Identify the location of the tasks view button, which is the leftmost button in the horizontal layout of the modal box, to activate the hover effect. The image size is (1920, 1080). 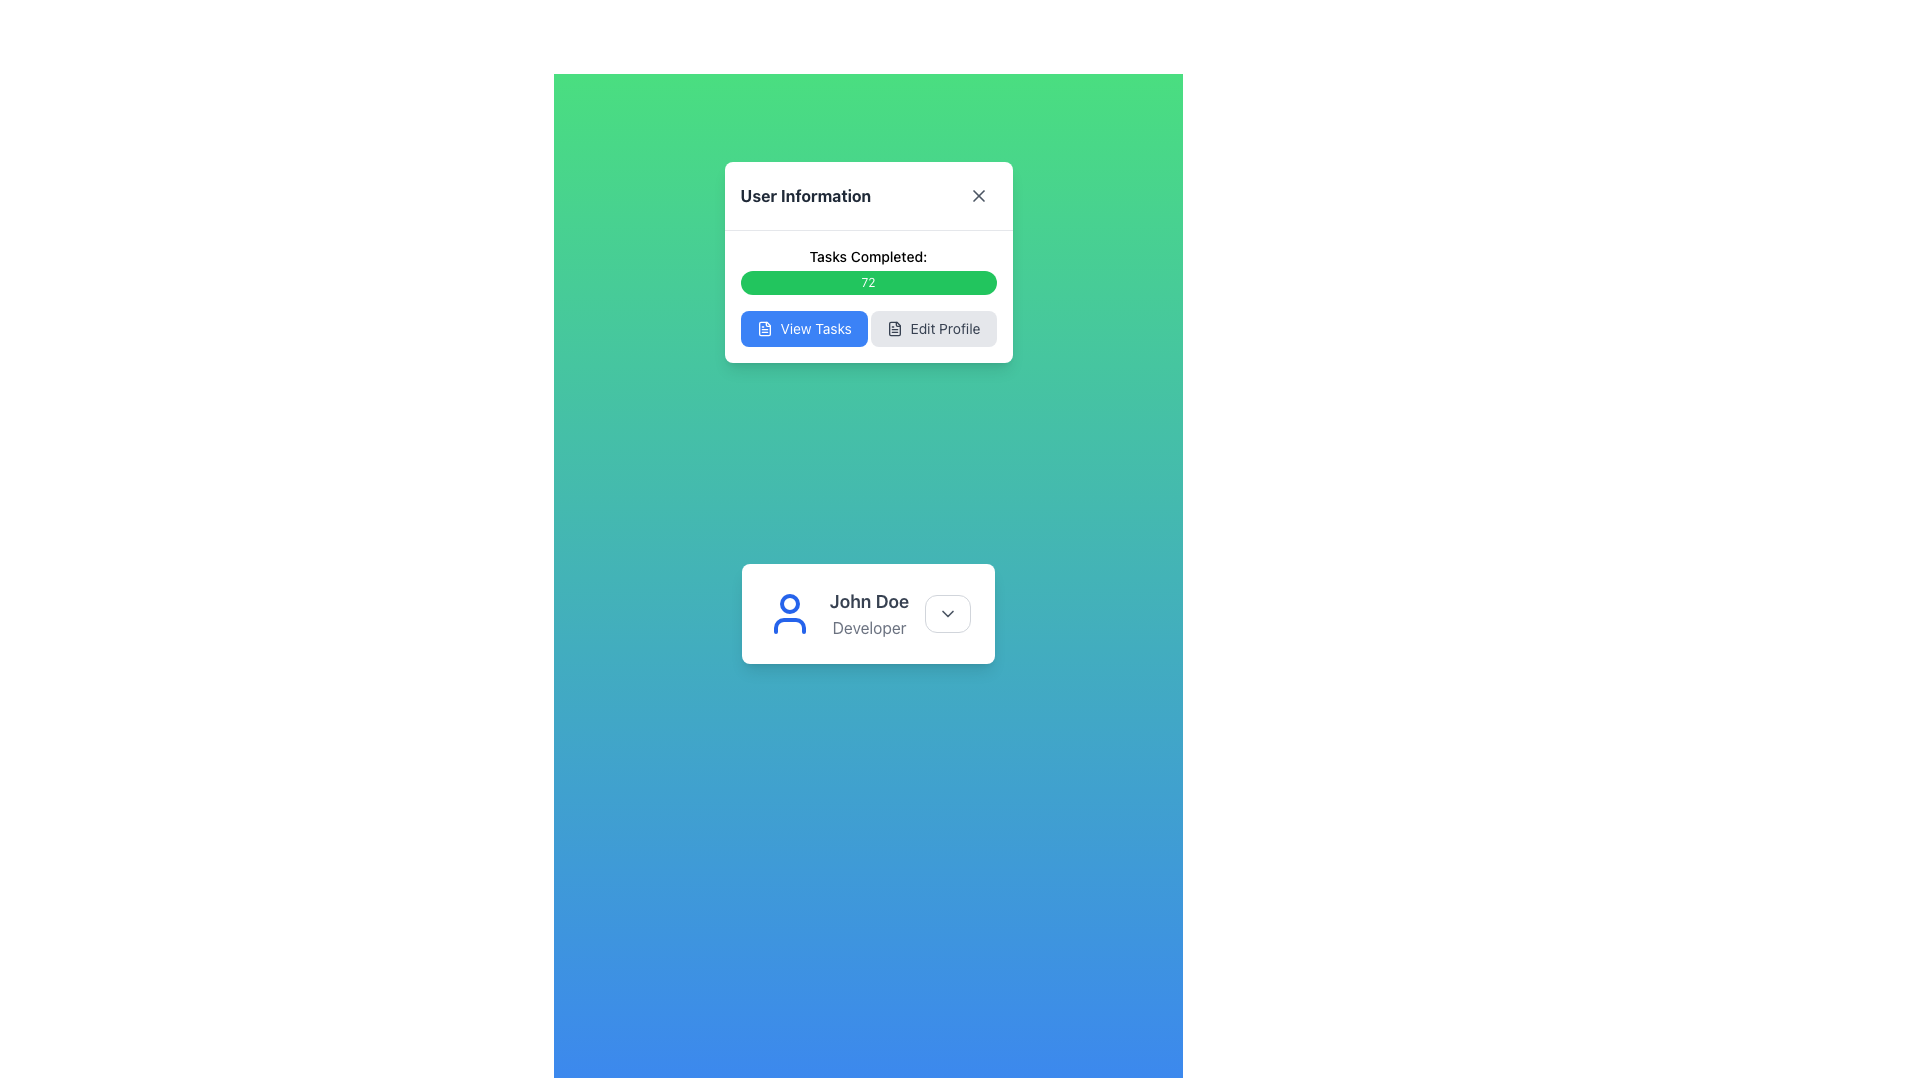
(804, 327).